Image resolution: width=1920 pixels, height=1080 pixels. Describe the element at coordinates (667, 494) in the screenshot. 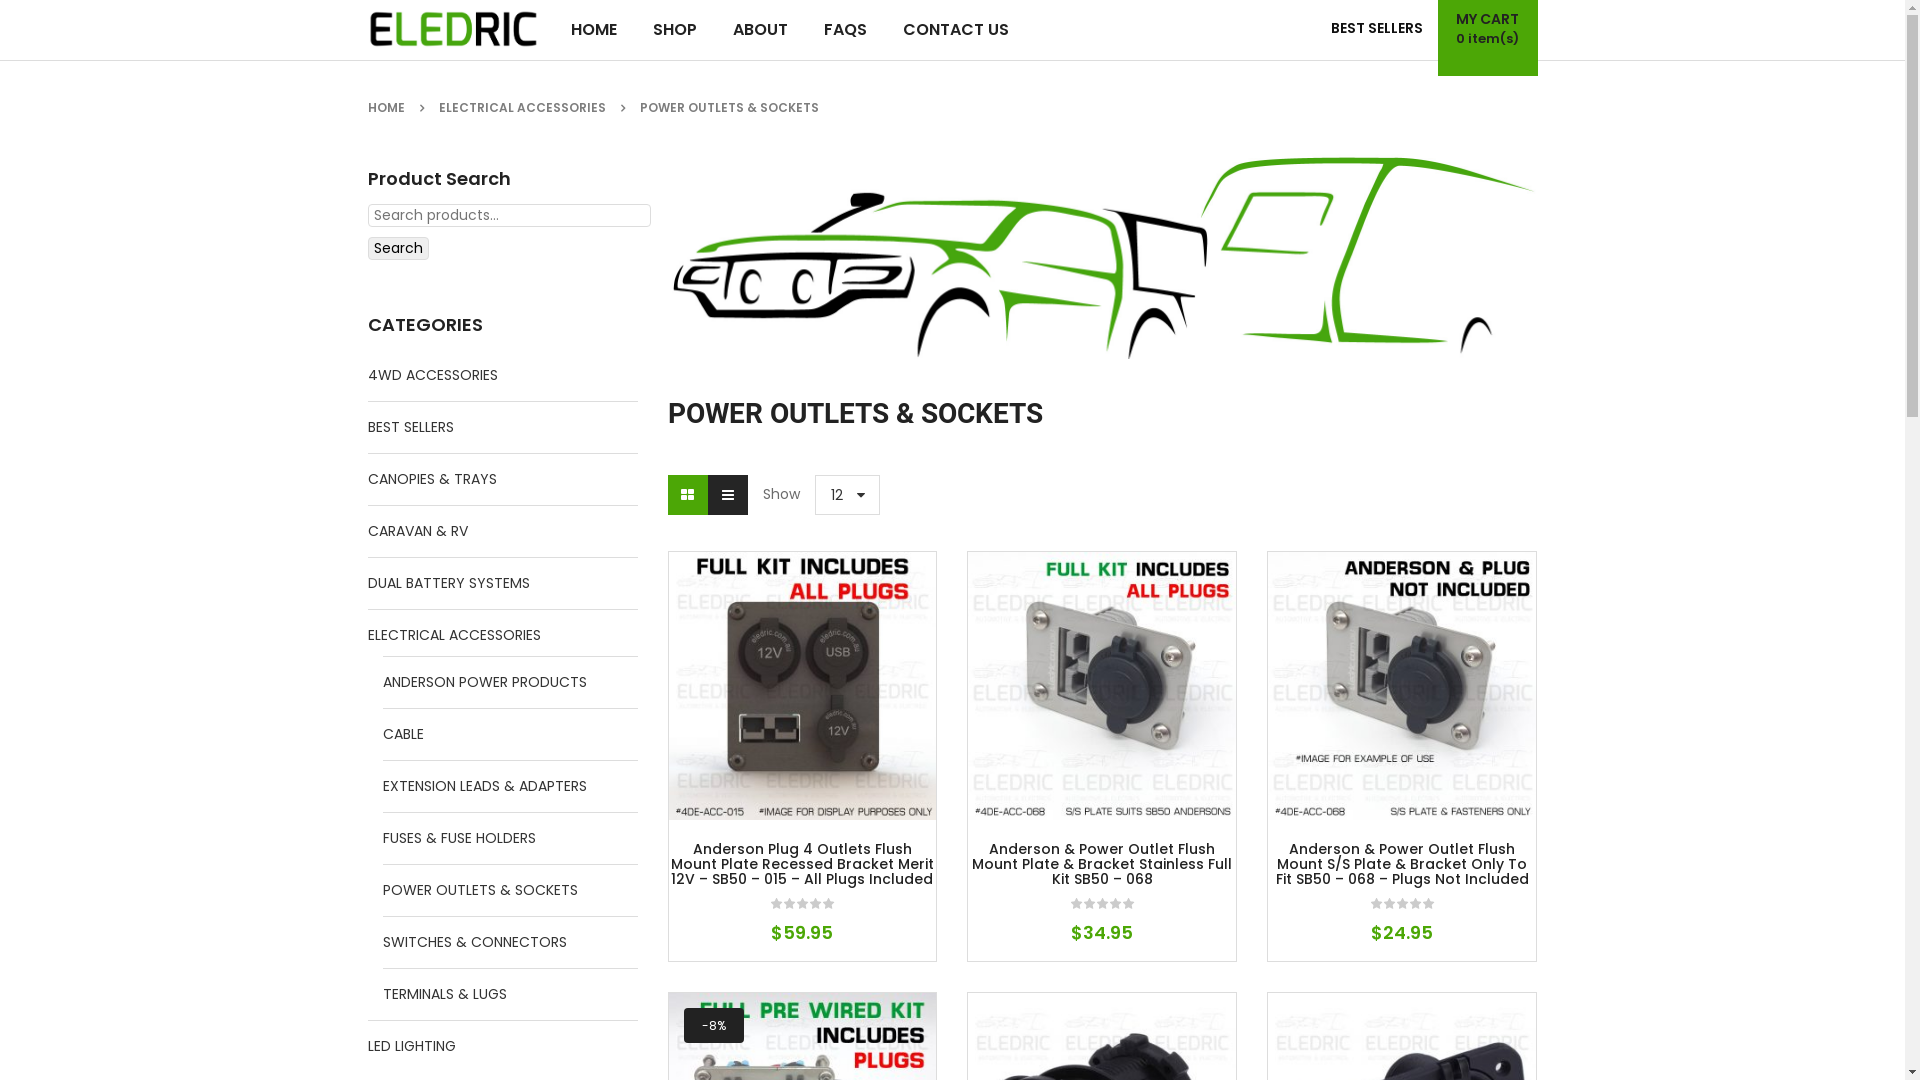

I see `'Grid view'` at that location.